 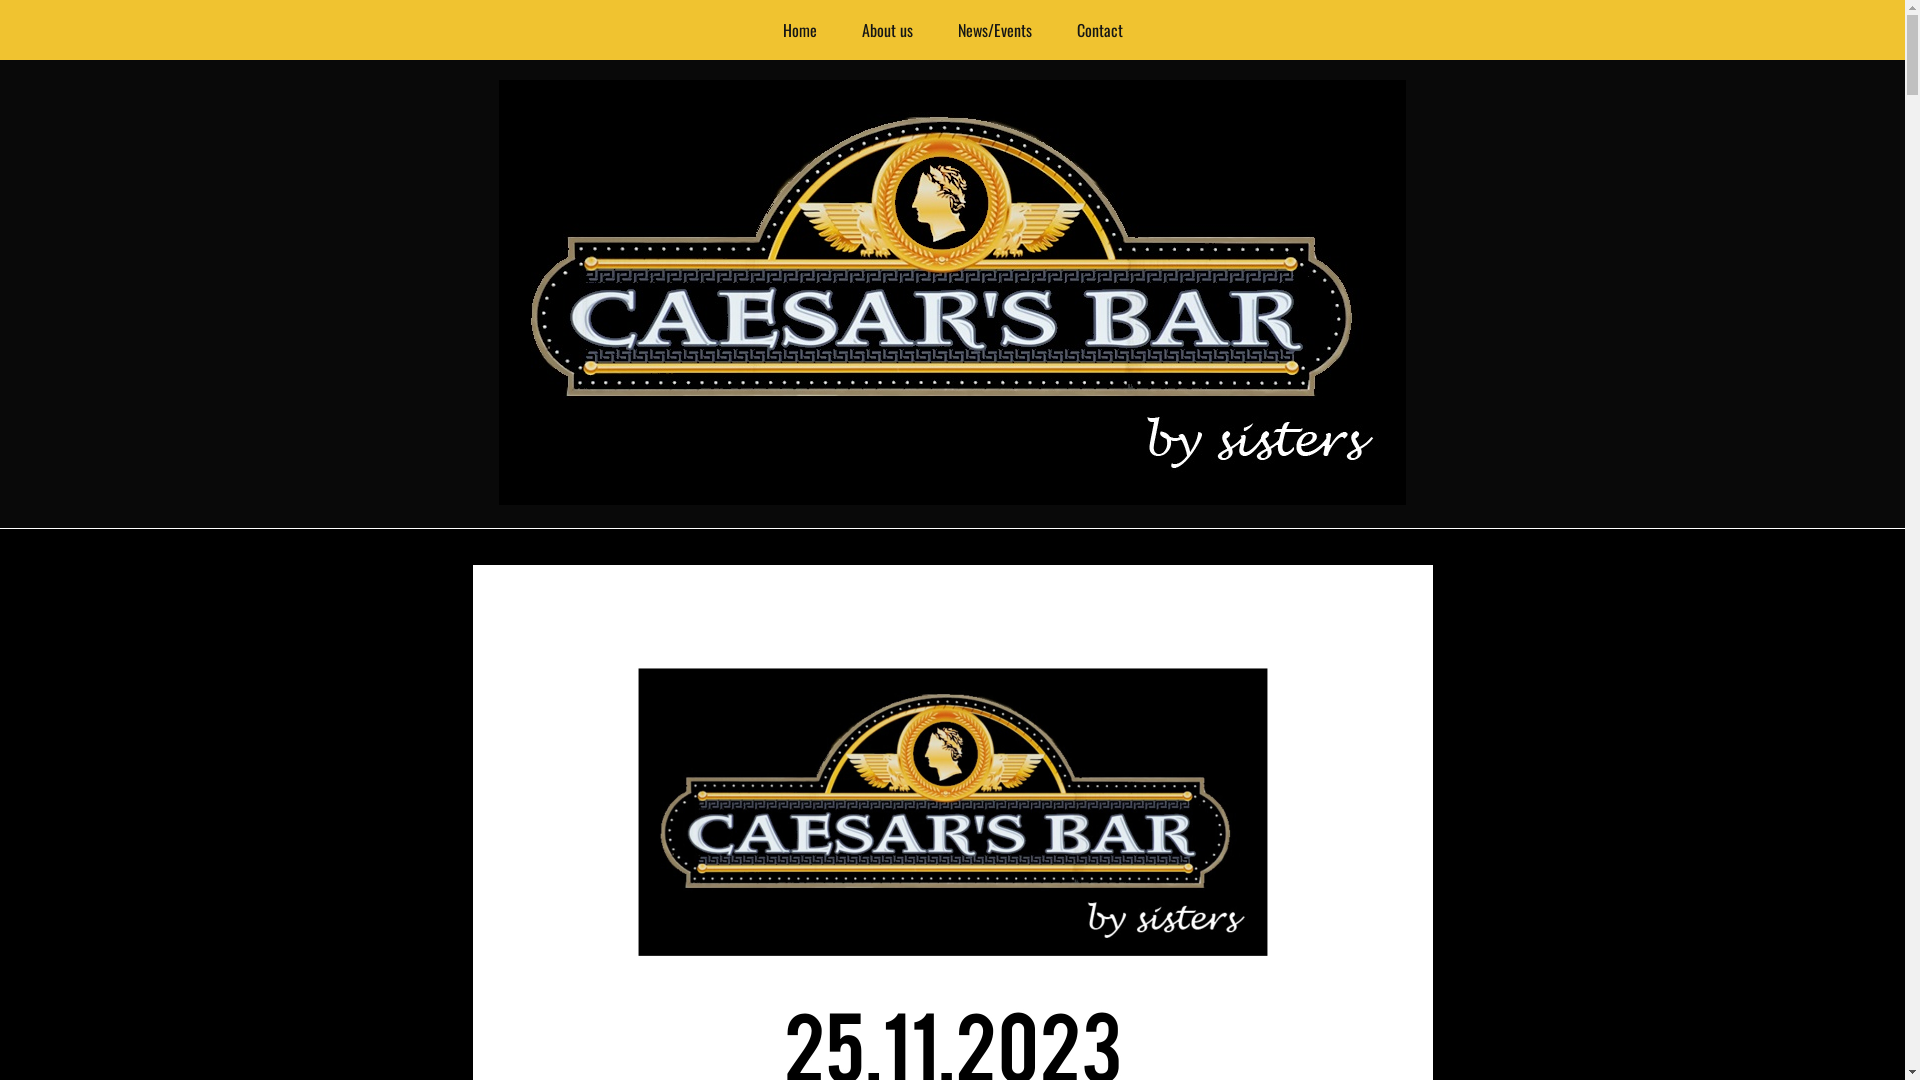 I want to click on 'News/Events', so click(x=936, y=30).